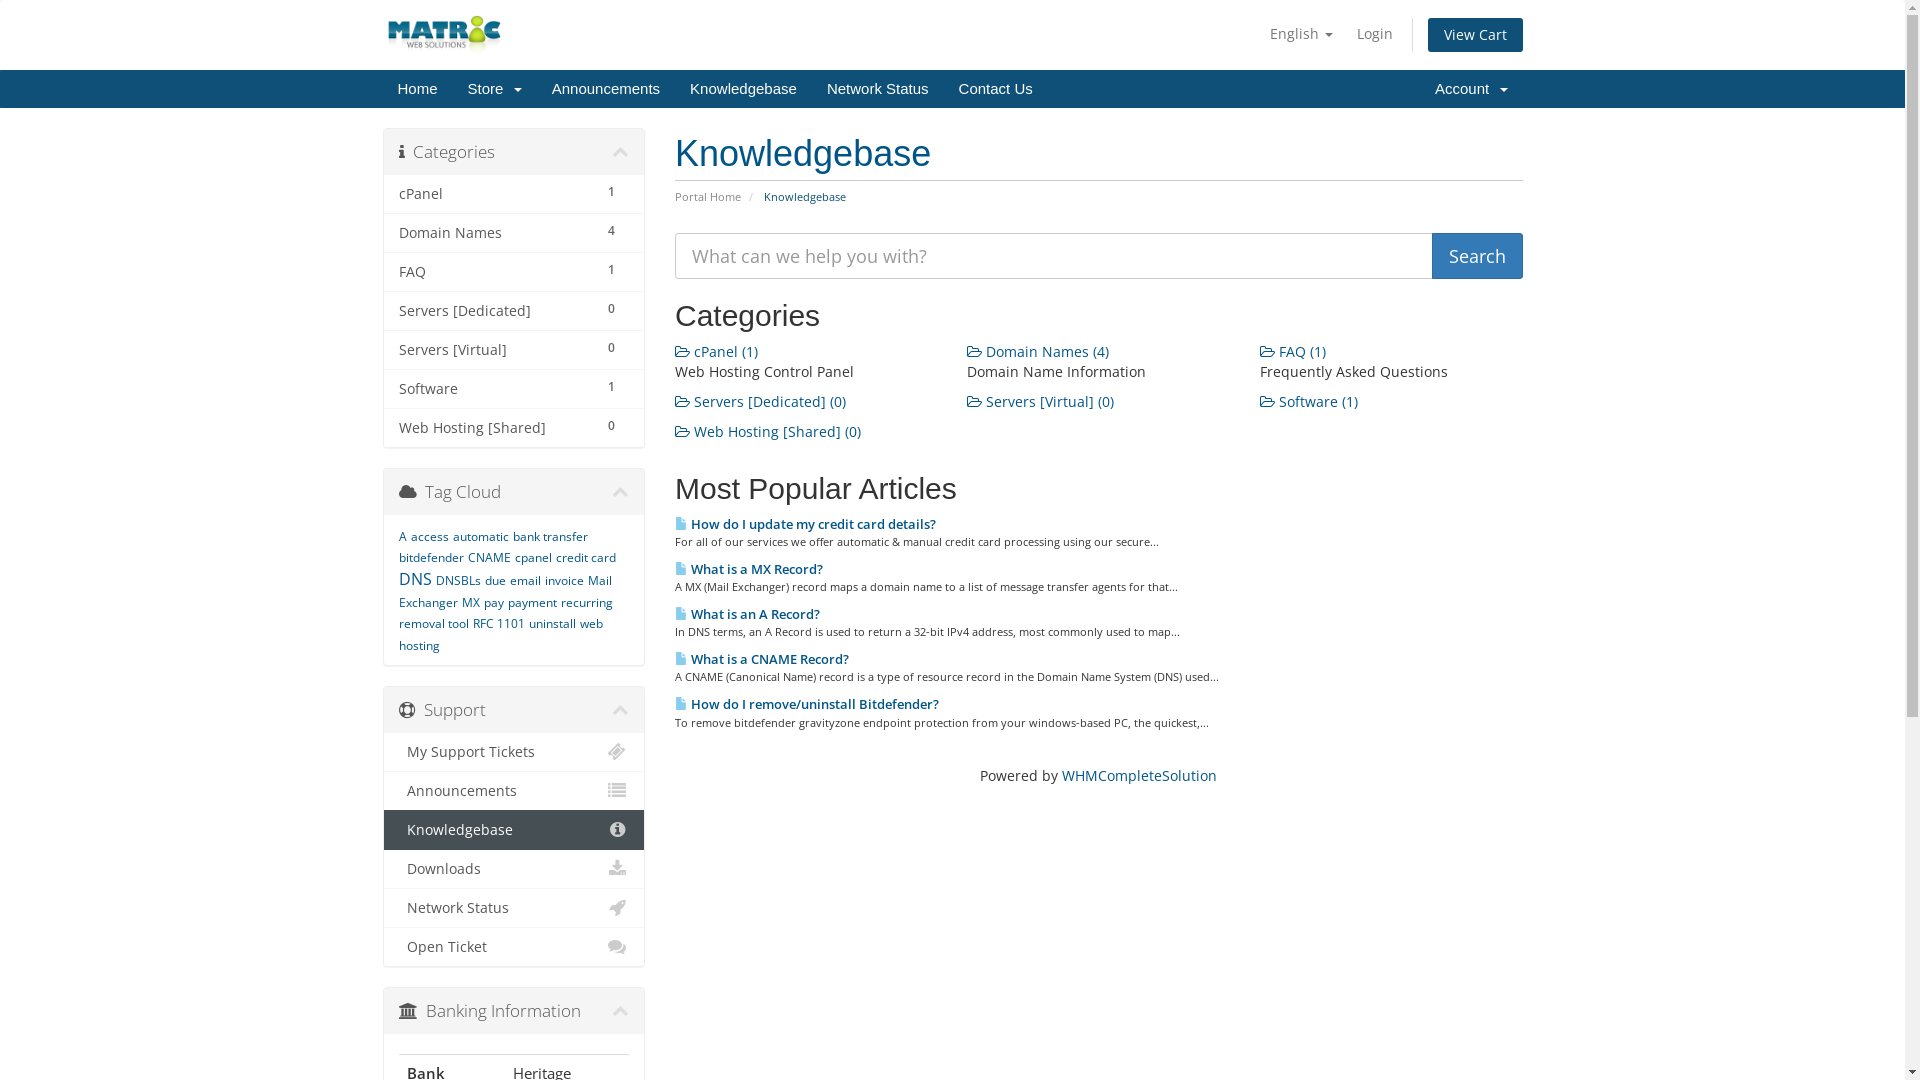 The width and height of the screenshot is (1920, 1080). Describe the element at coordinates (746, 612) in the screenshot. I see `' What is an A Record?'` at that location.